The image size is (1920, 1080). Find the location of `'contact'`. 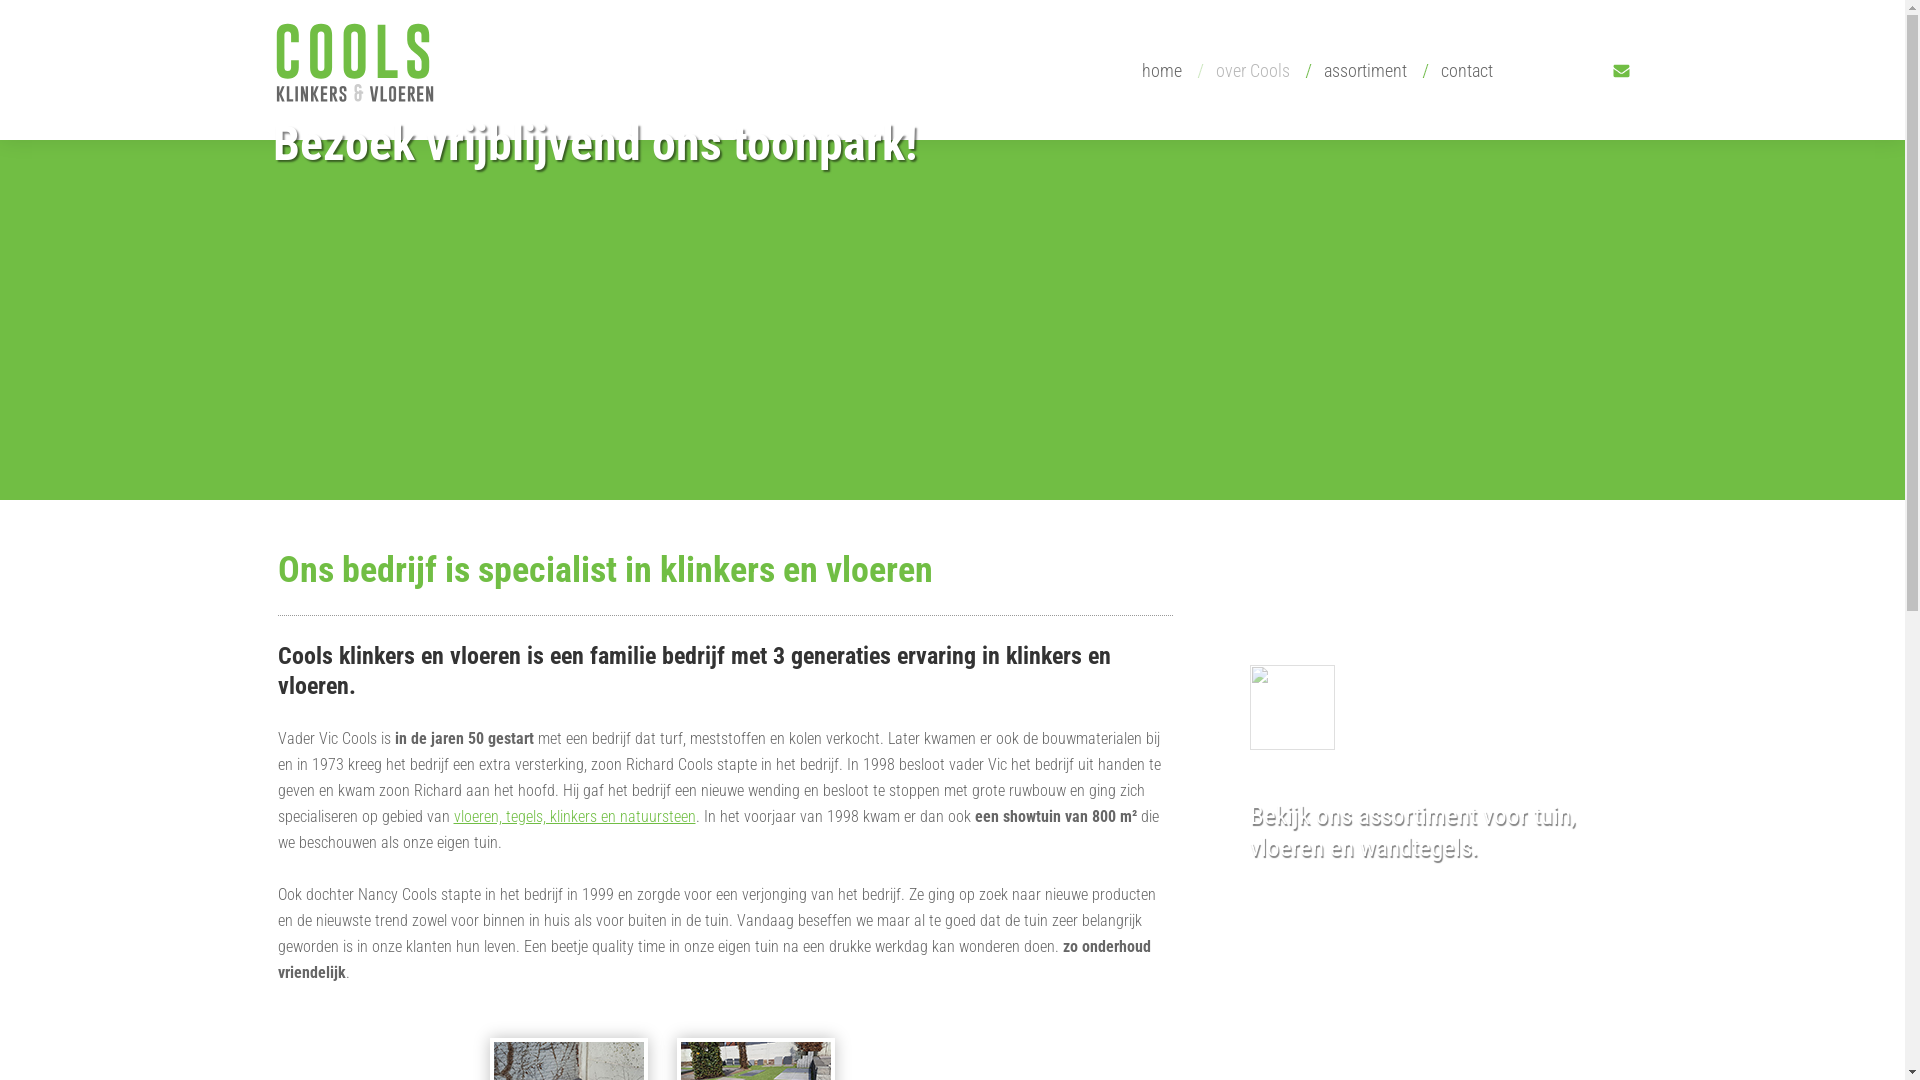

'contact' is located at coordinates (1460, 69).